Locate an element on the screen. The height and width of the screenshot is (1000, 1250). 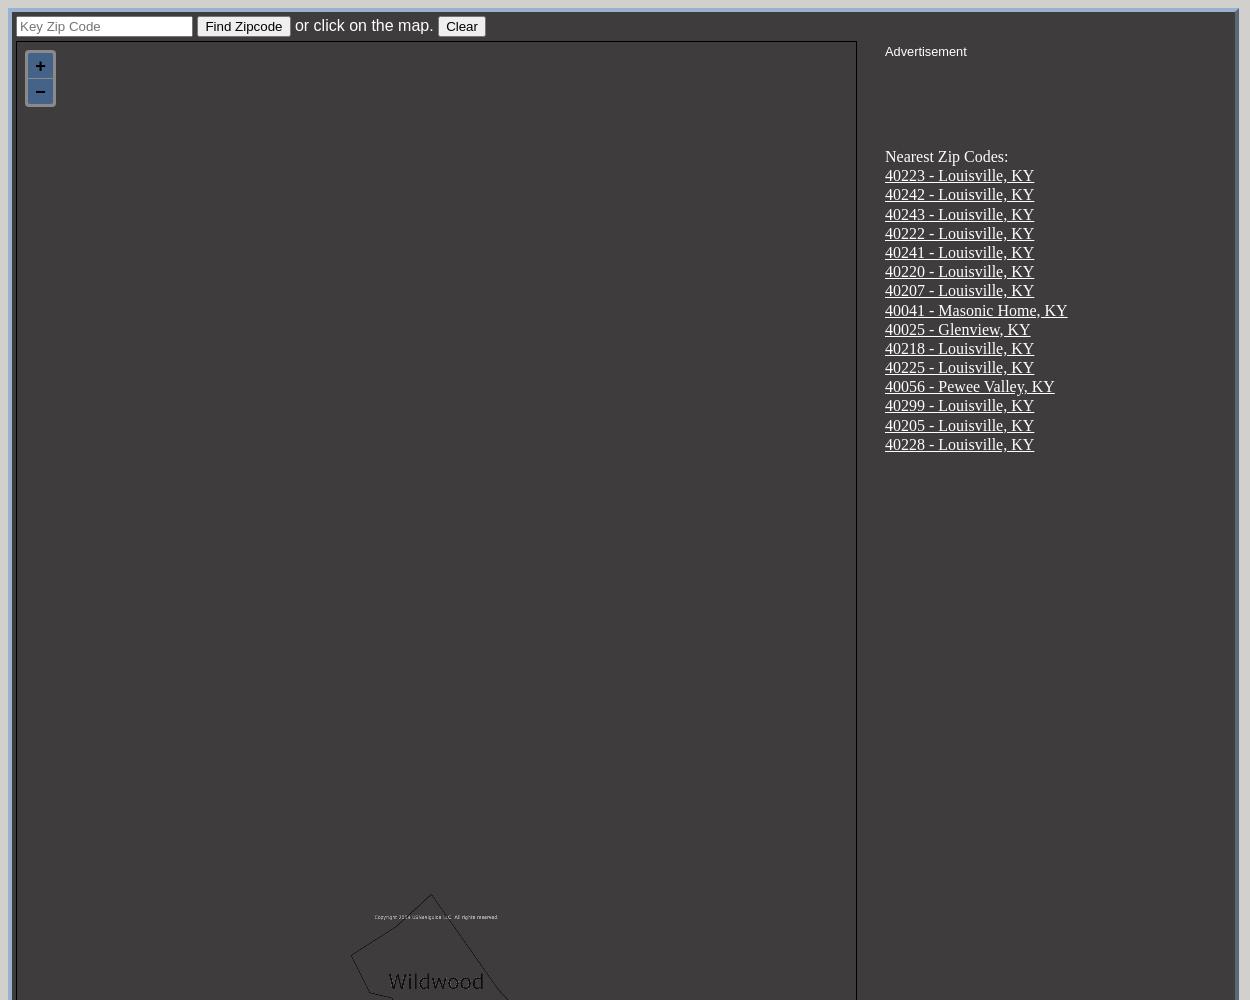
'40205 - Louisville, KY' is located at coordinates (958, 424).